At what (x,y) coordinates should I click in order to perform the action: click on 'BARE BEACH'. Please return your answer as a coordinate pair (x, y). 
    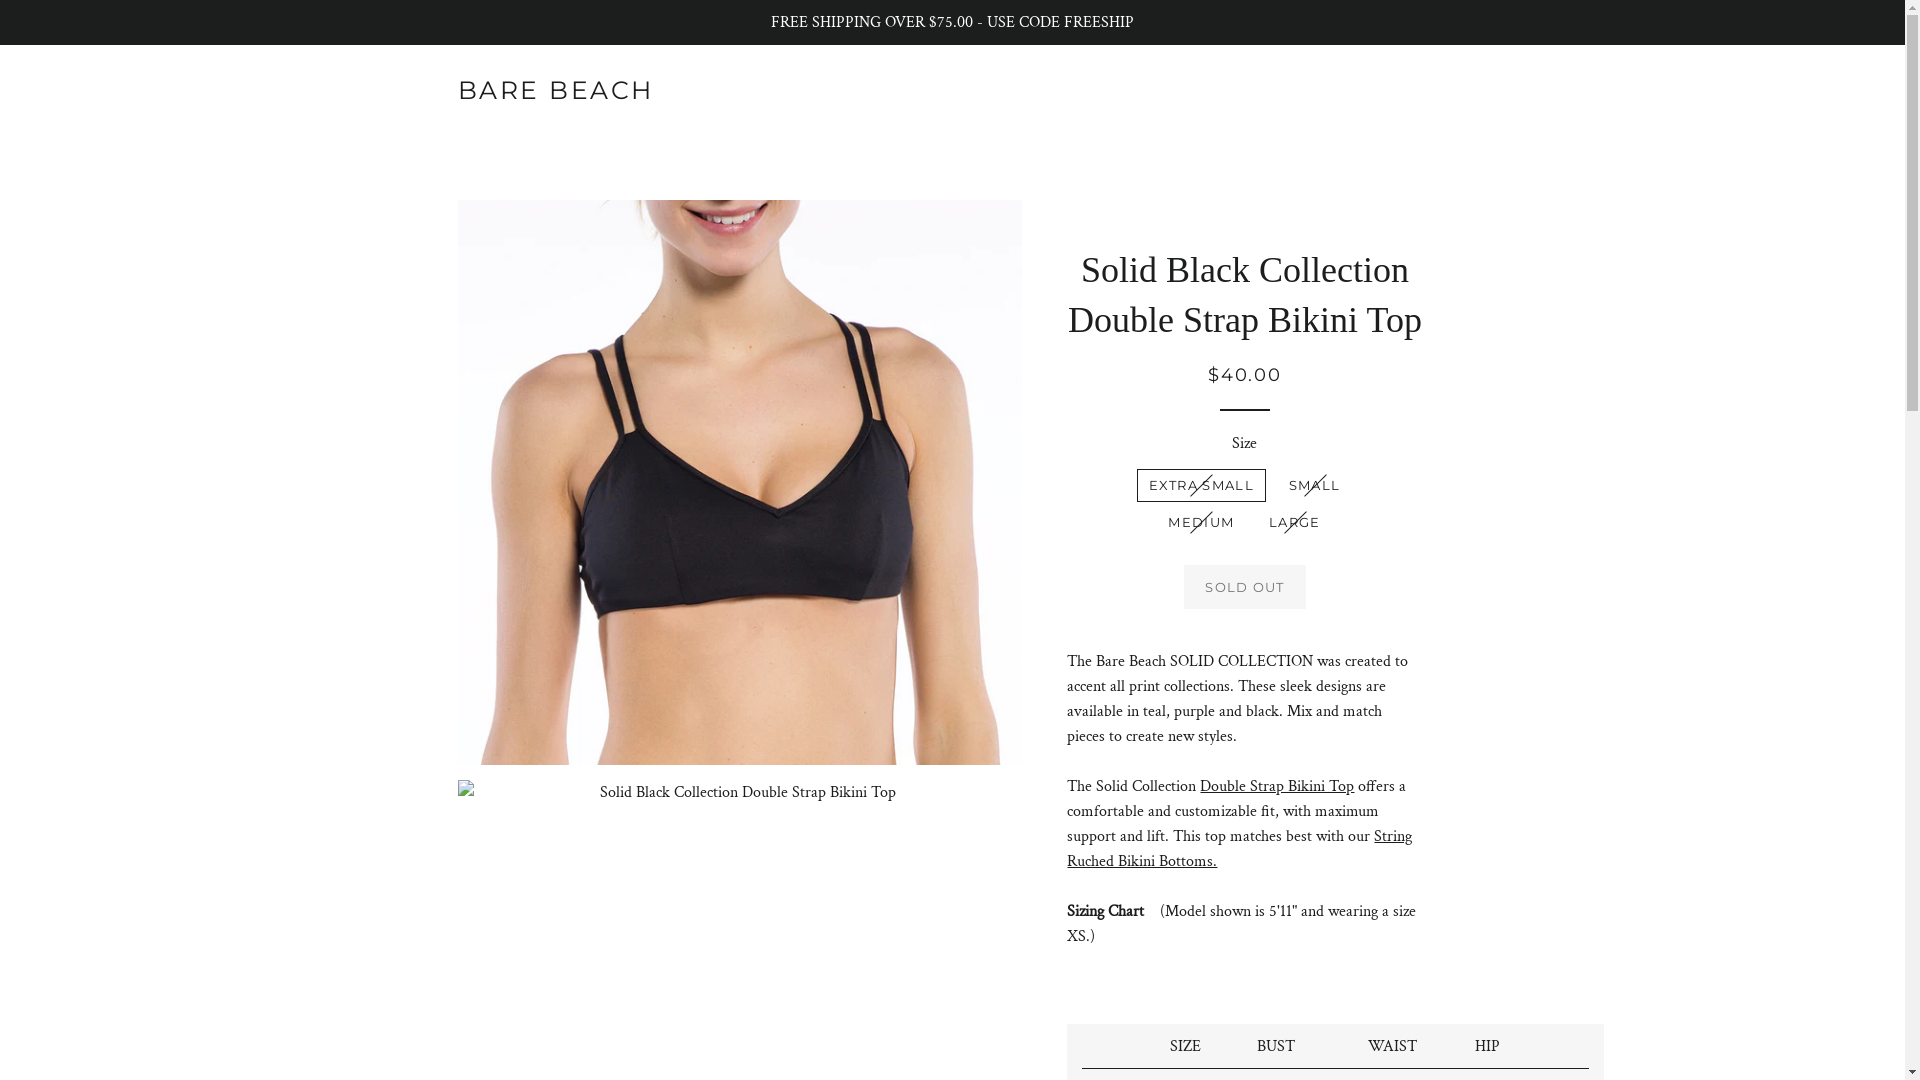
    Looking at the image, I should click on (556, 90).